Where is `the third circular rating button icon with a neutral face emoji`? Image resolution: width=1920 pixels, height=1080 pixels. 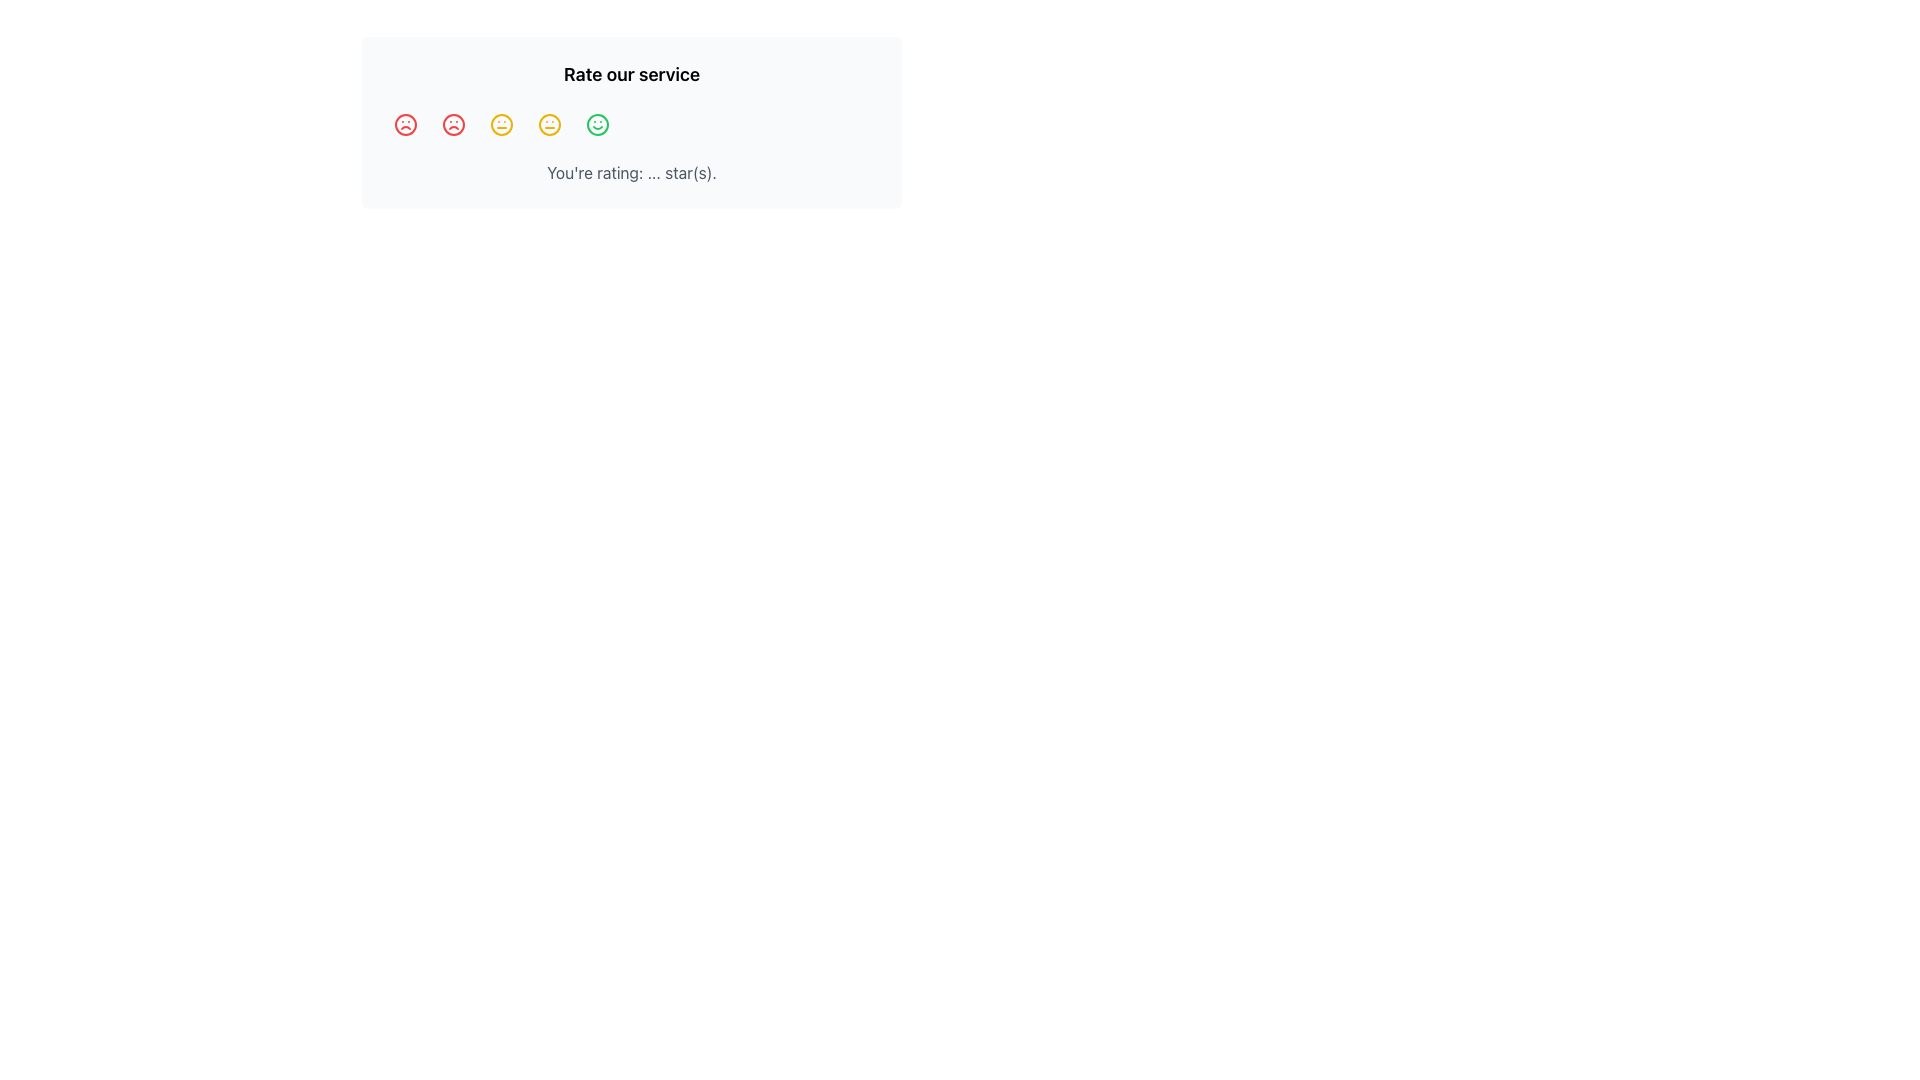
the third circular rating button icon with a neutral face emoji is located at coordinates (502, 124).